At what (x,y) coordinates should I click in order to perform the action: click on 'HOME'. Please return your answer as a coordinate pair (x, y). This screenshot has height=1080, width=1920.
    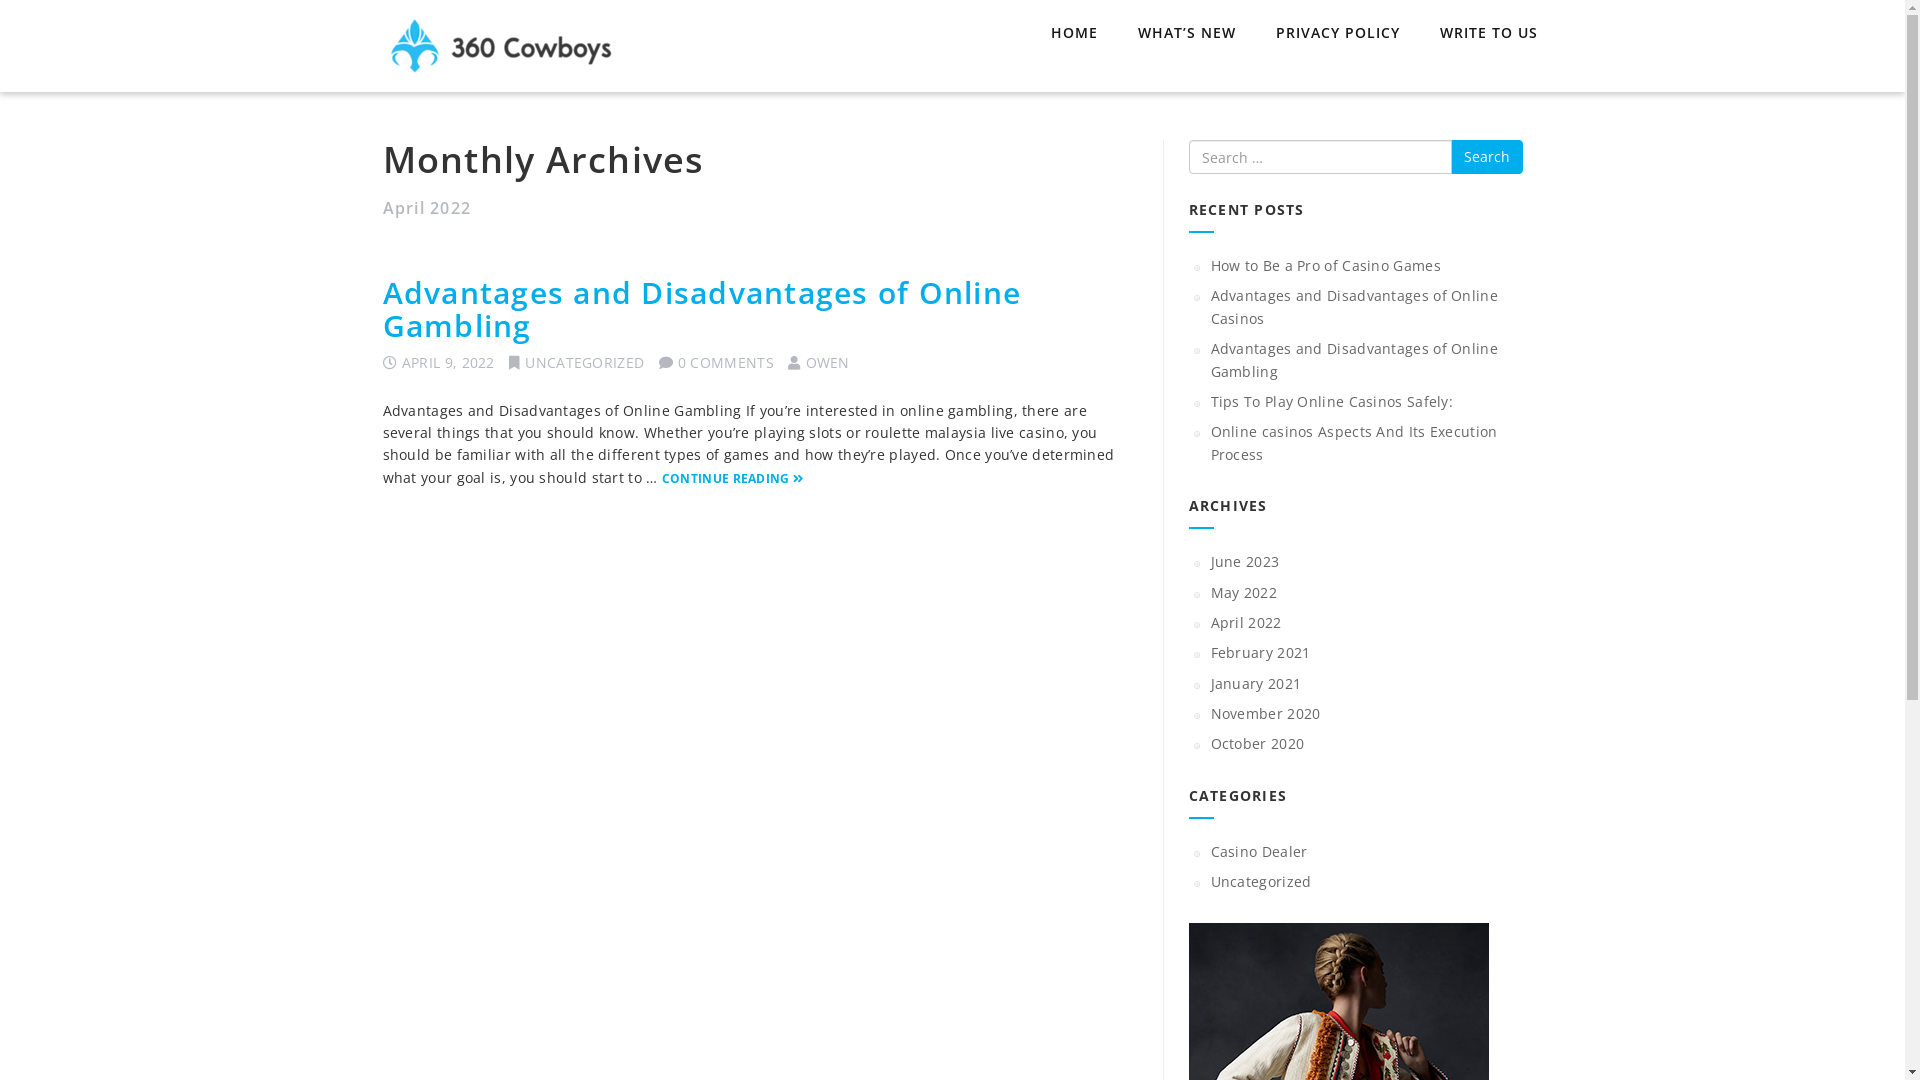
    Looking at the image, I should click on (1072, 34).